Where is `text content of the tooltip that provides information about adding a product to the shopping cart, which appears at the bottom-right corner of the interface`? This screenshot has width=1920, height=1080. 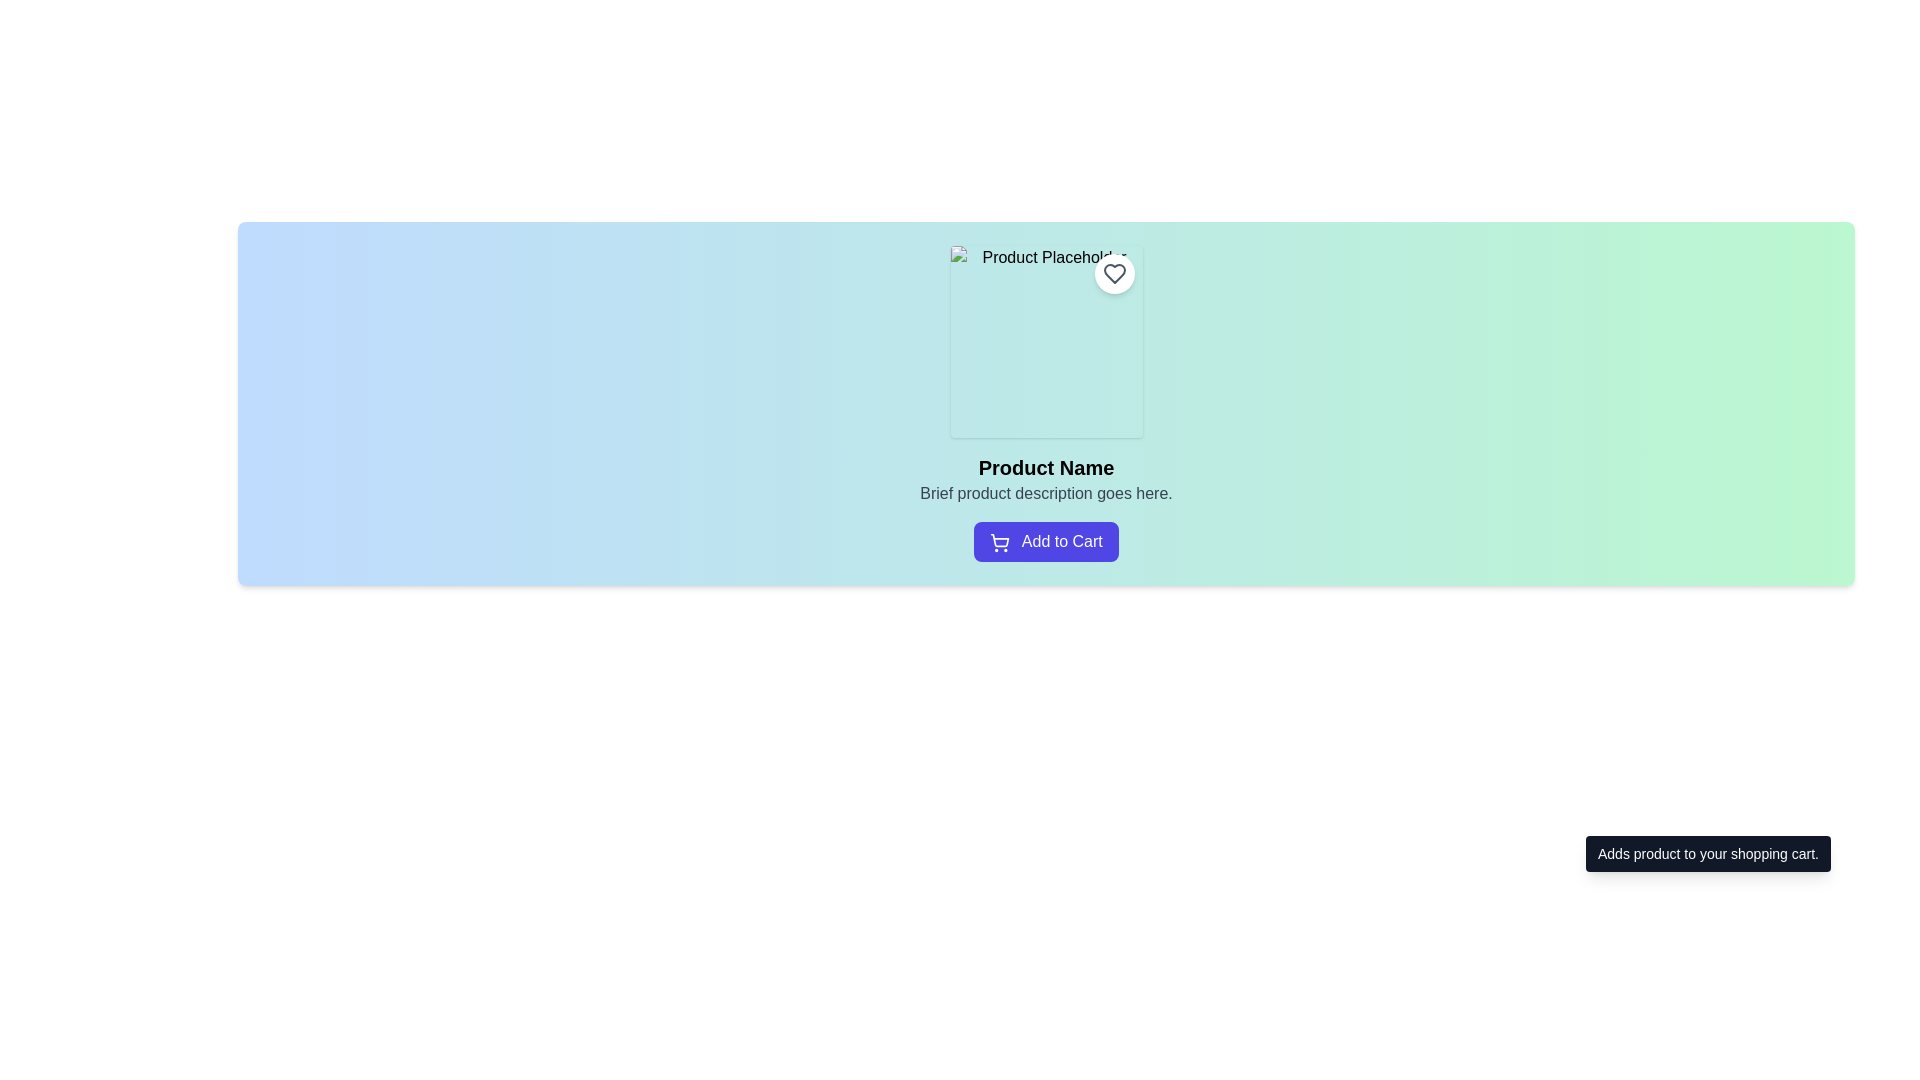
text content of the tooltip that provides information about adding a product to the shopping cart, which appears at the bottom-right corner of the interface is located at coordinates (1707, 853).